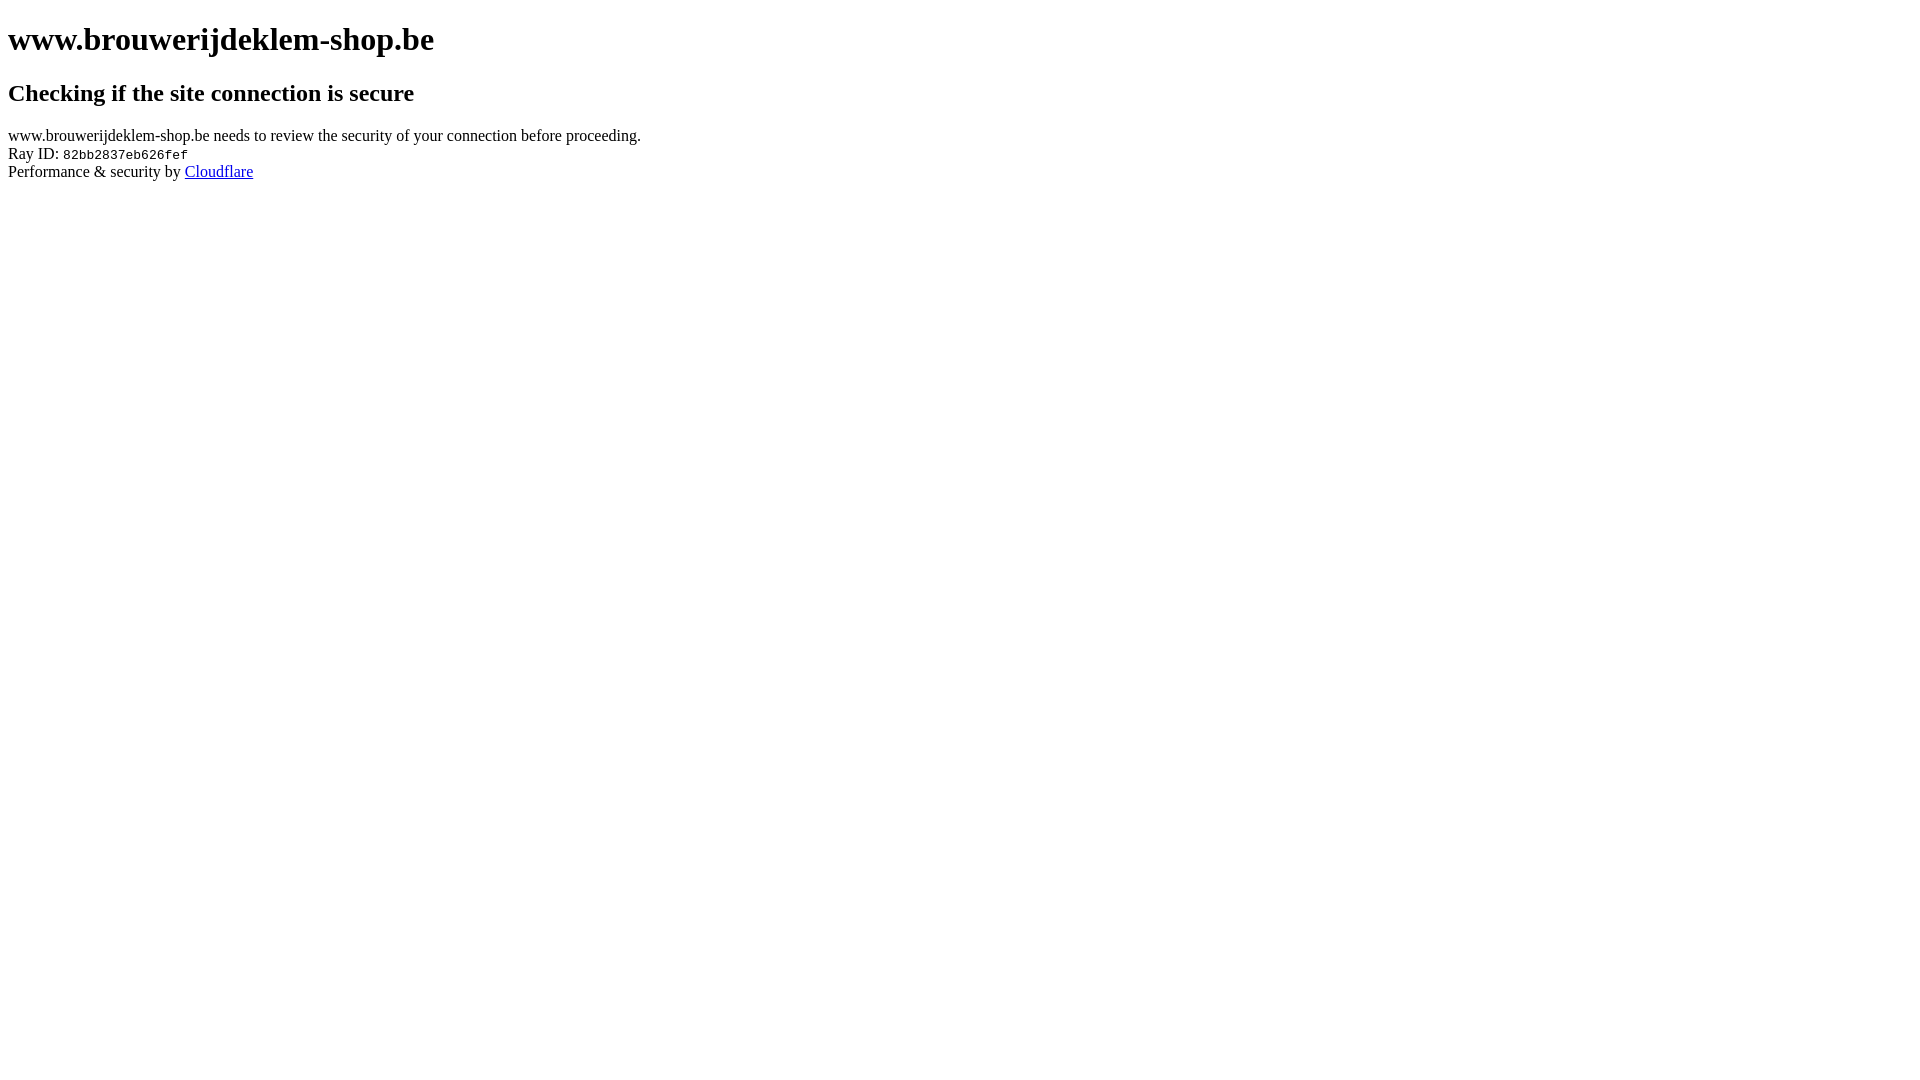 This screenshot has width=1920, height=1080. Describe the element at coordinates (219, 170) in the screenshot. I see `'Cloudflare'` at that location.